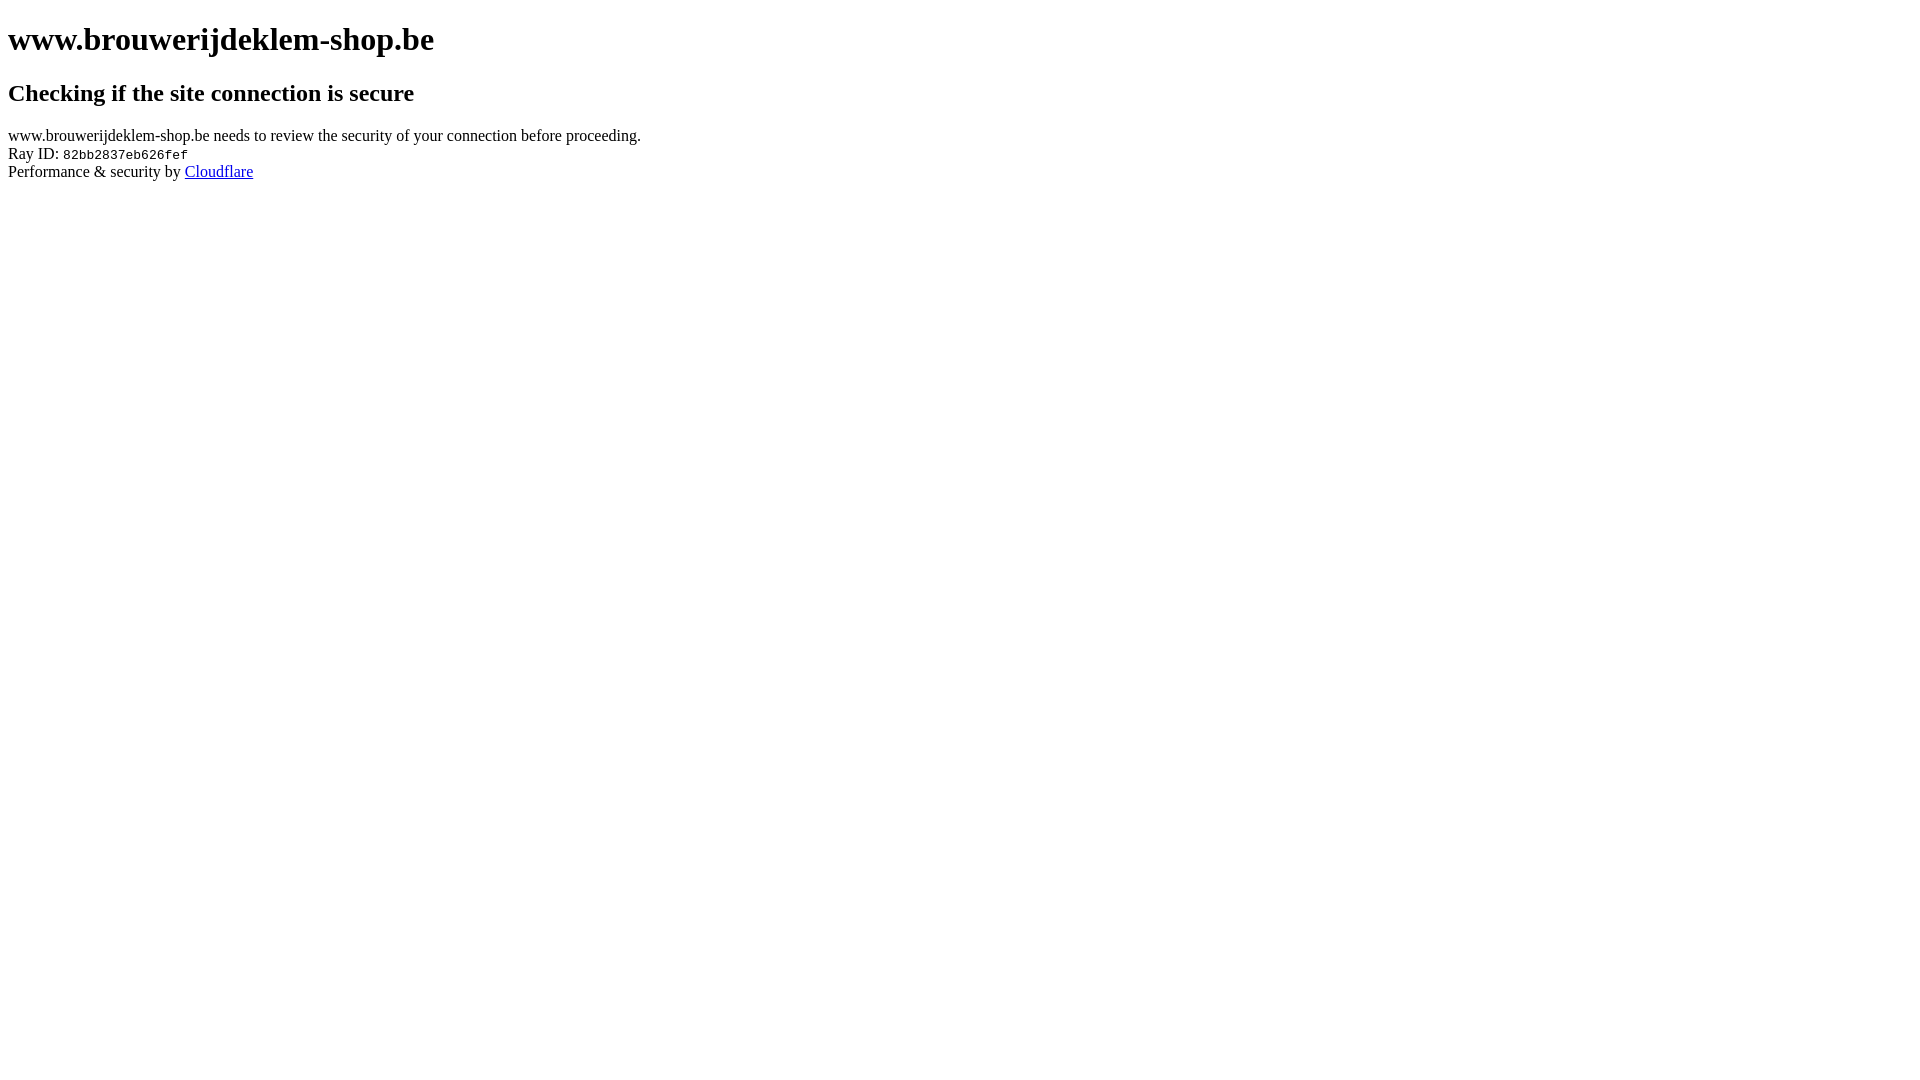 This screenshot has width=1920, height=1080. Describe the element at coordinates (219, 170) in the screenshot. I see `'Cloudflare'` at that location.